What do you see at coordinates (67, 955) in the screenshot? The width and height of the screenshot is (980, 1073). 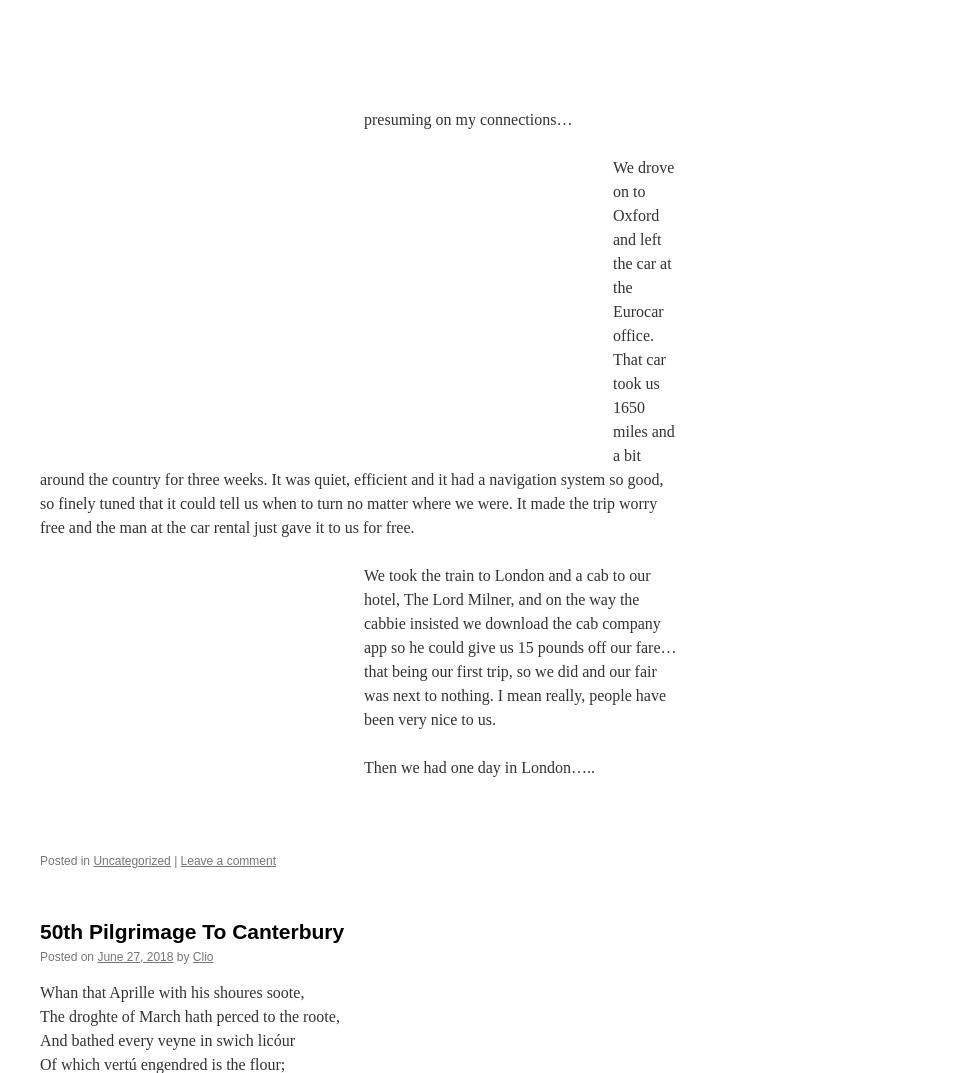 I see `'Posted on'` at bounding box center [67, 955].